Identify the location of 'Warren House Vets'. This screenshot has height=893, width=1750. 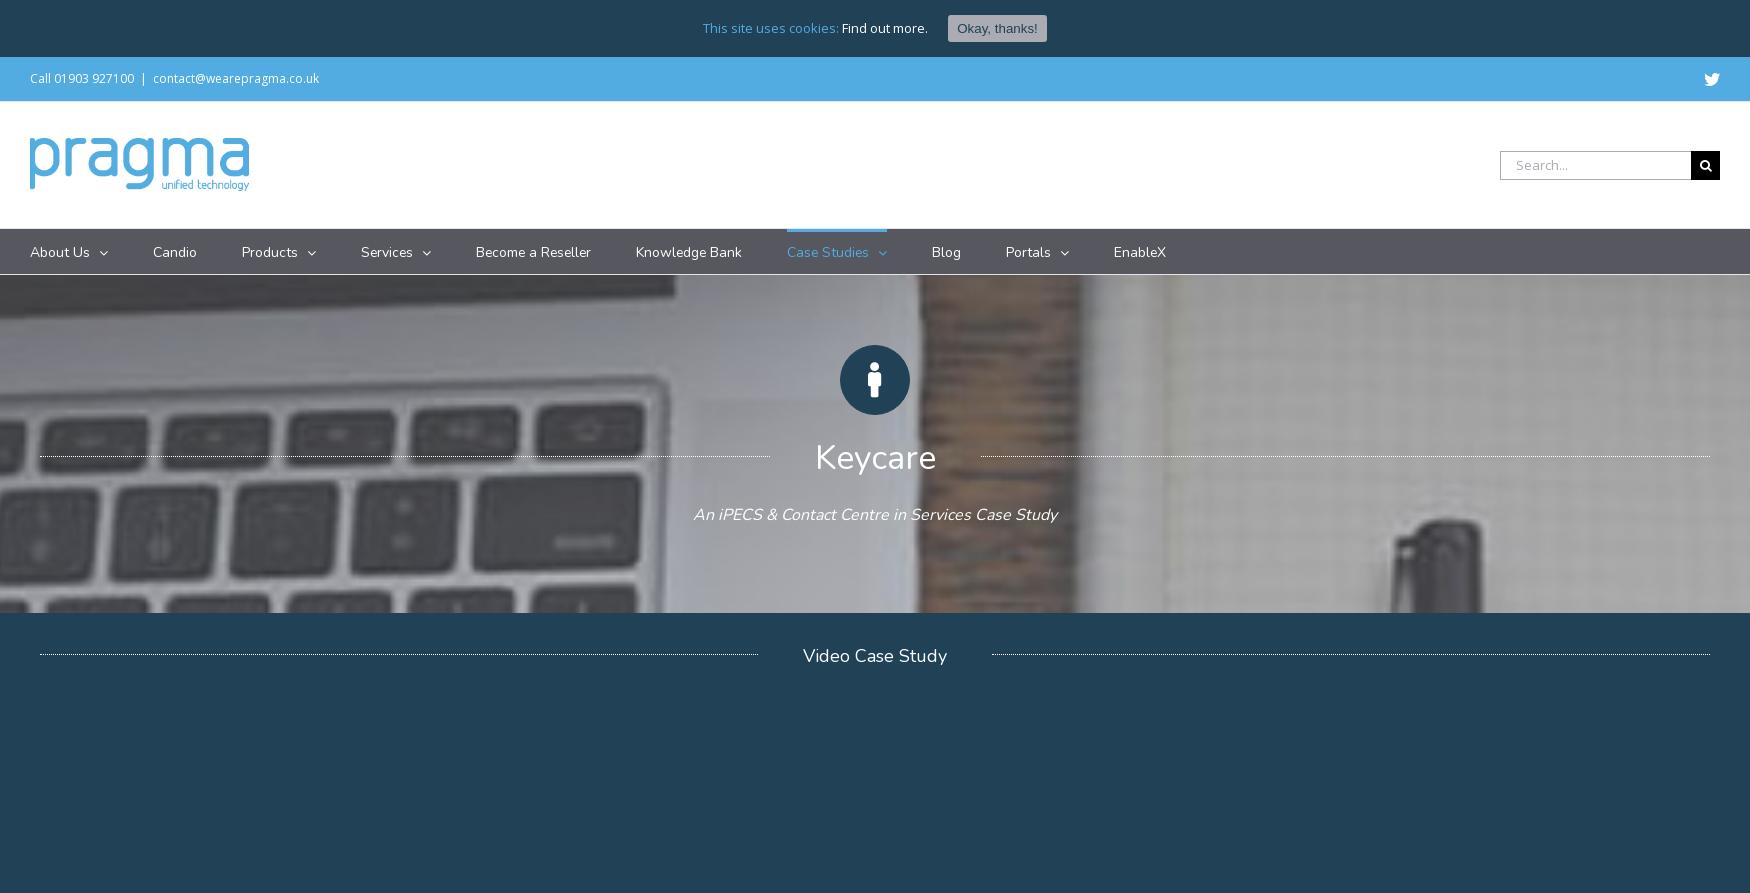
(1045, 503).